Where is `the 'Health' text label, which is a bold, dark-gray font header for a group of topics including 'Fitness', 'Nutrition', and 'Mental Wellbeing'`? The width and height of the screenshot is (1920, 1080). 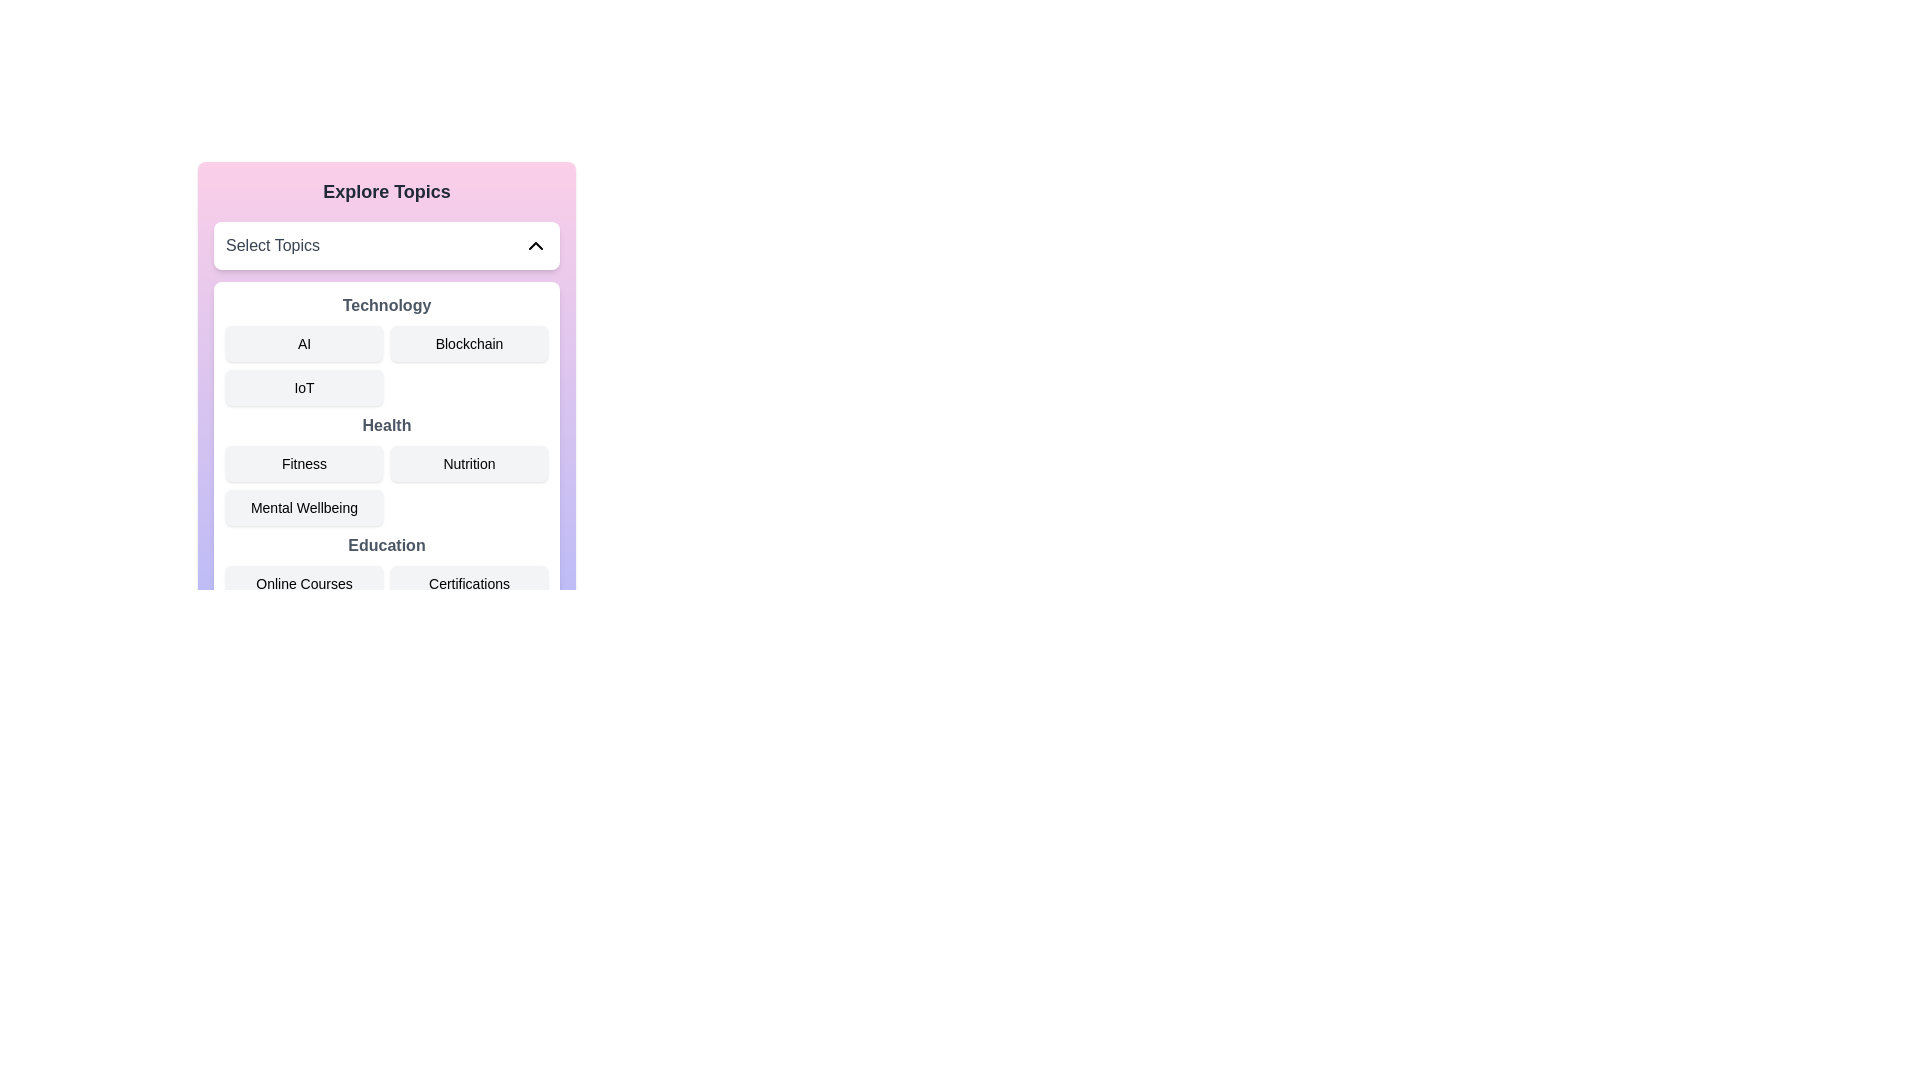
the 'Health' text label, which is a bold, dark-gray font header for a group of topics including 'Fitness', 'Nutrition', and 'Mental Wellbeing' is located at coordinates (387, 424).